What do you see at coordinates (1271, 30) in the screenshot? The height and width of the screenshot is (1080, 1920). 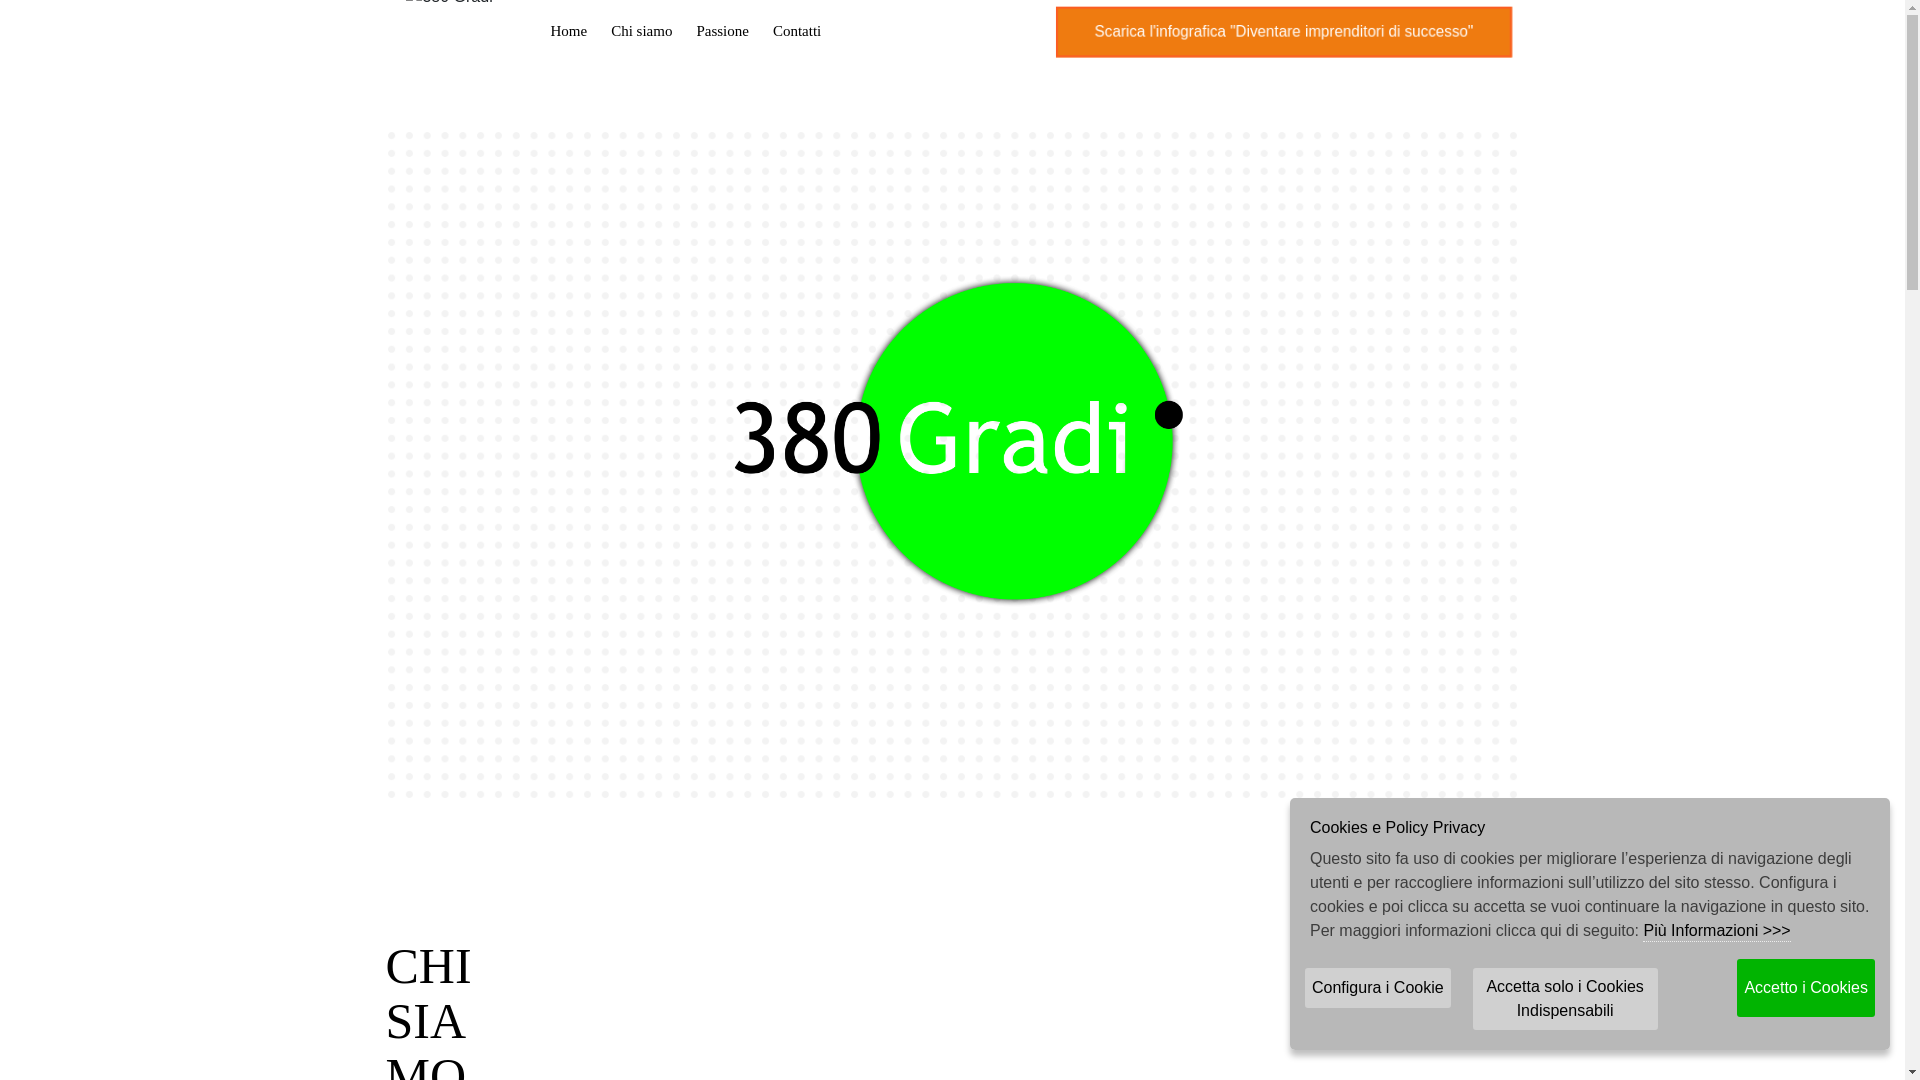 I see `'Scarica l'infografica "Diventare imprenditori di successo"'` at bounding box center [1271, 30].